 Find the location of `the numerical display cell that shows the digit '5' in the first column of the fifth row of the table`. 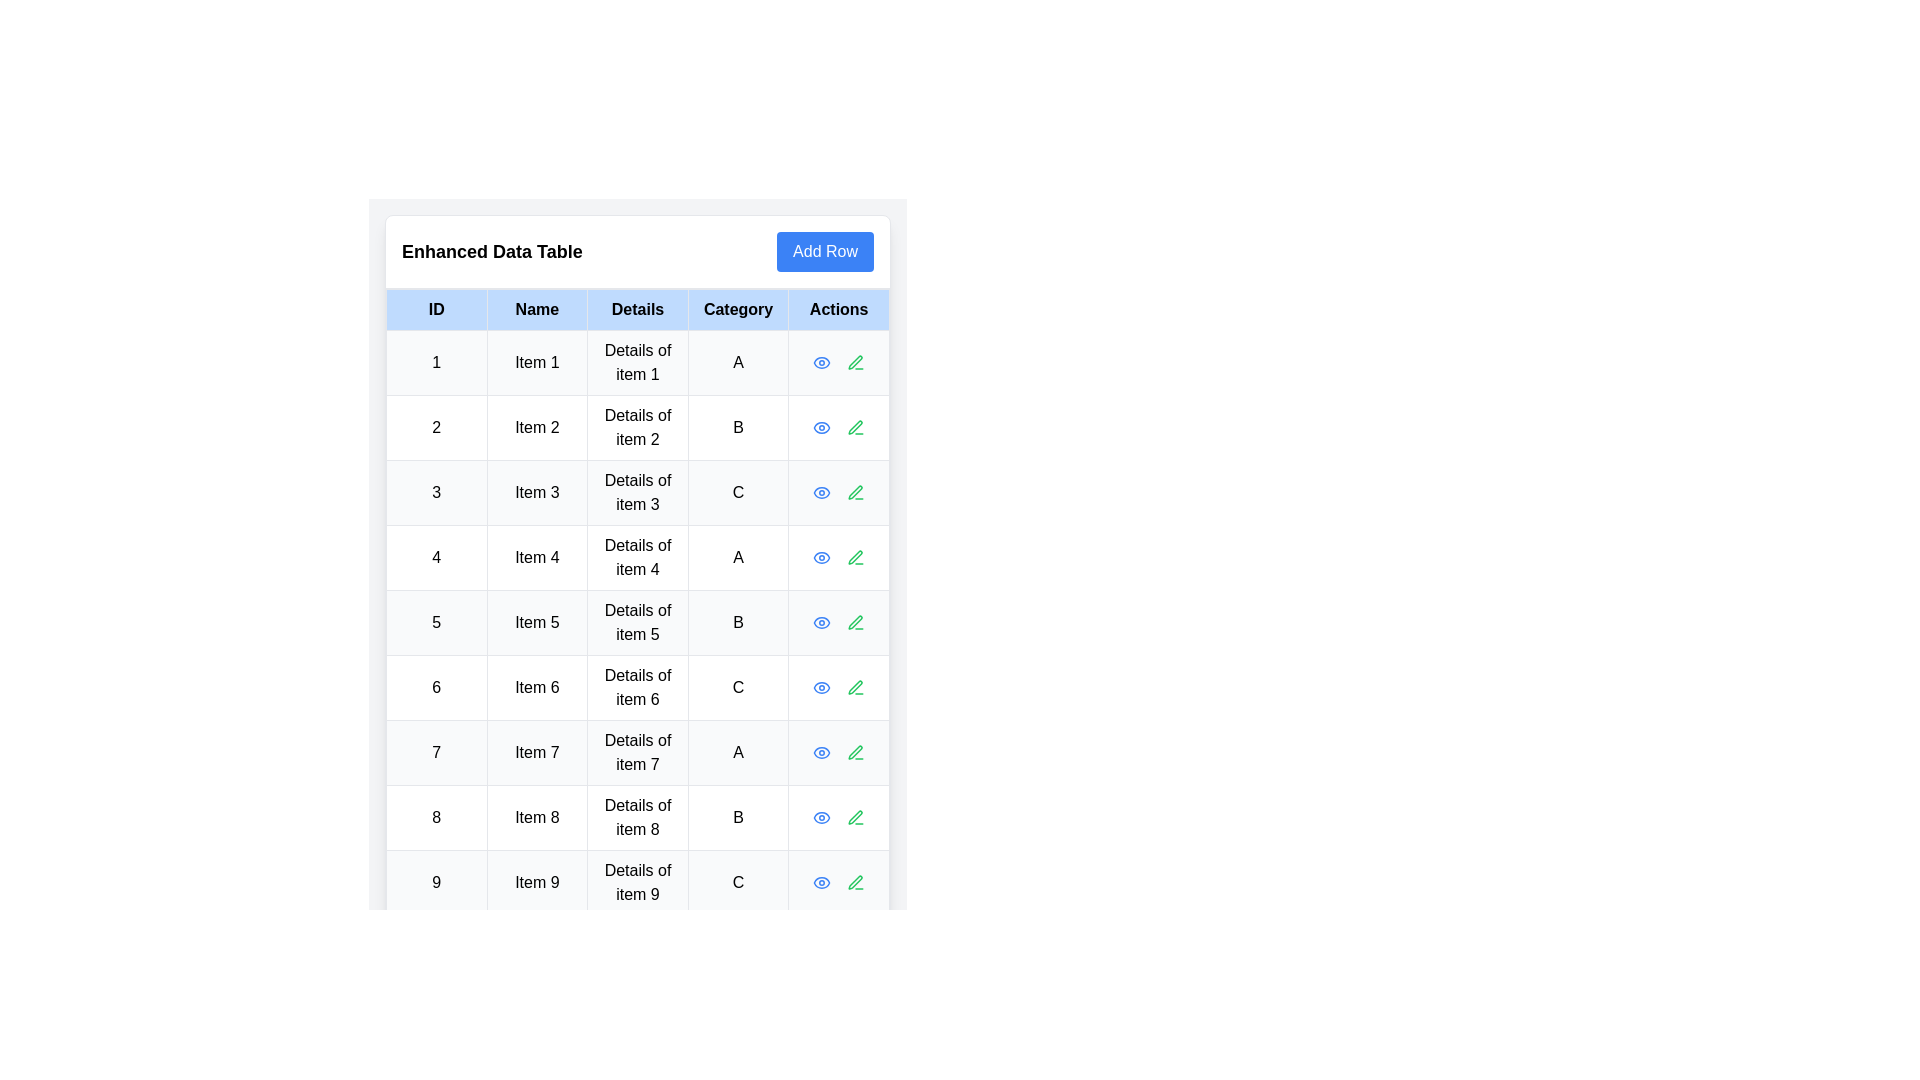

the numerical display cell that shows the digit '5' in the first column of the fifth row of the table is located at coordinates (435, 622).